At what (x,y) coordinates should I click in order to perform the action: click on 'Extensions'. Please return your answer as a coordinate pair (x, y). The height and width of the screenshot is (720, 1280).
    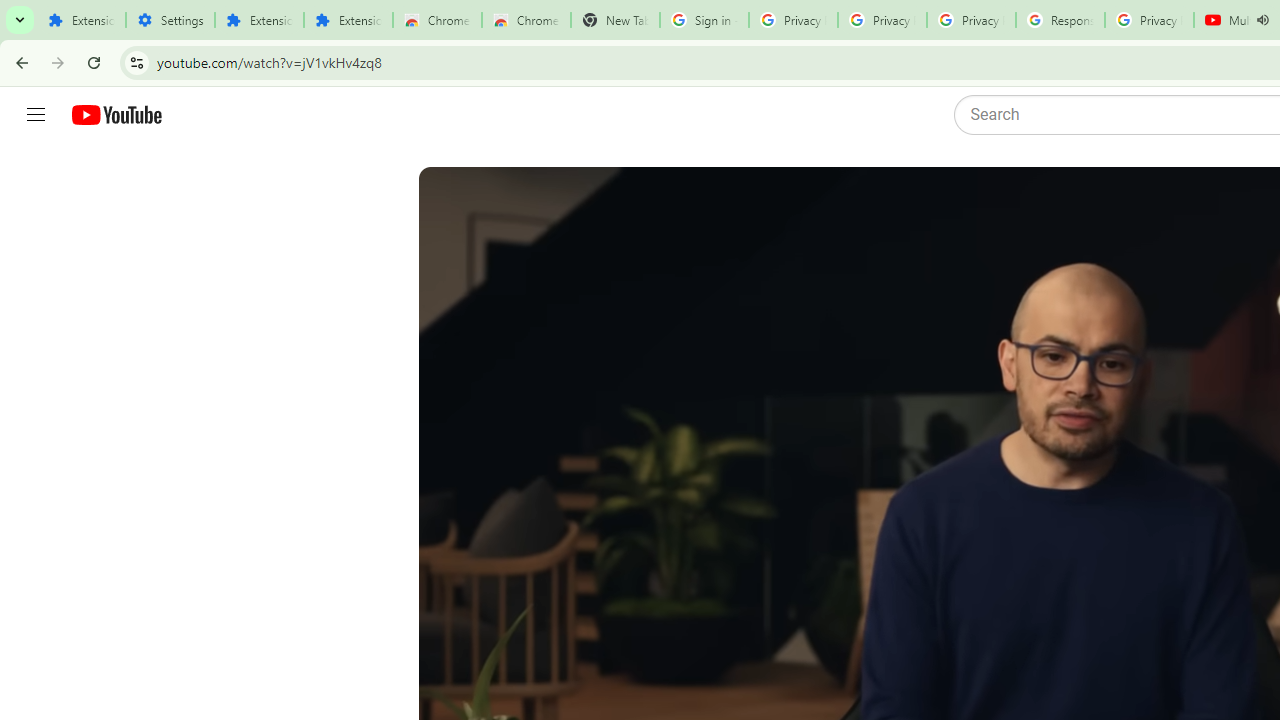
    Looking at the image, I should click on (258, 20).